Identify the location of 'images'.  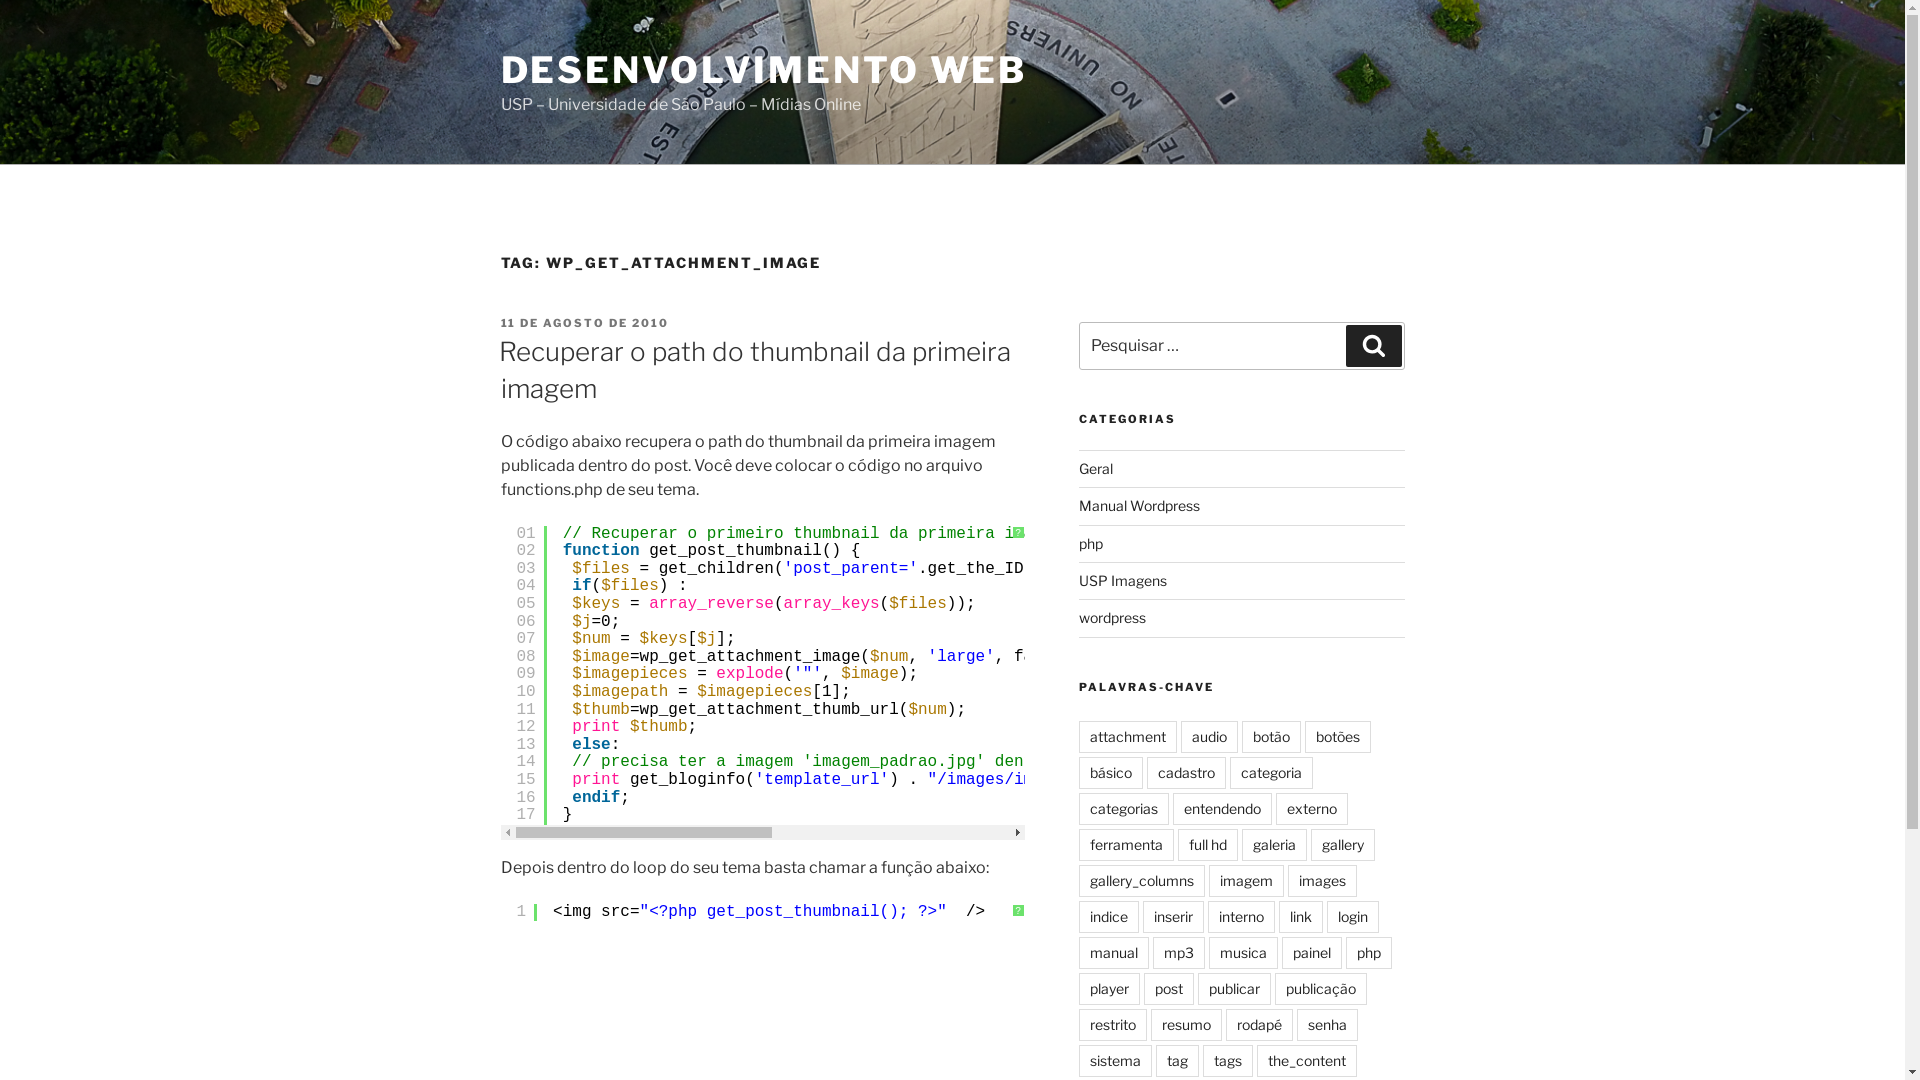
(1322, 879).